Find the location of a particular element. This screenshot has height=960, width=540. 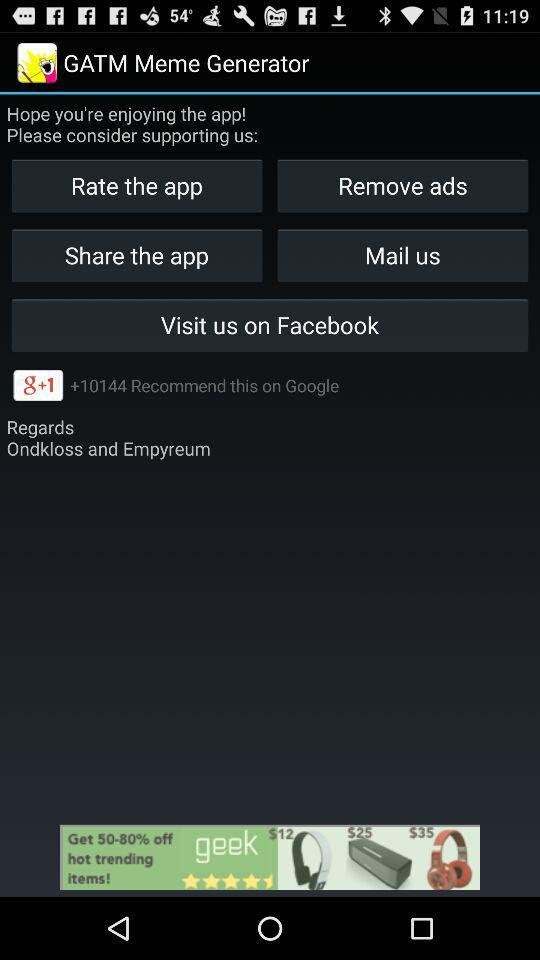

the item above the share the app icon is located at coordinates (402, 185).